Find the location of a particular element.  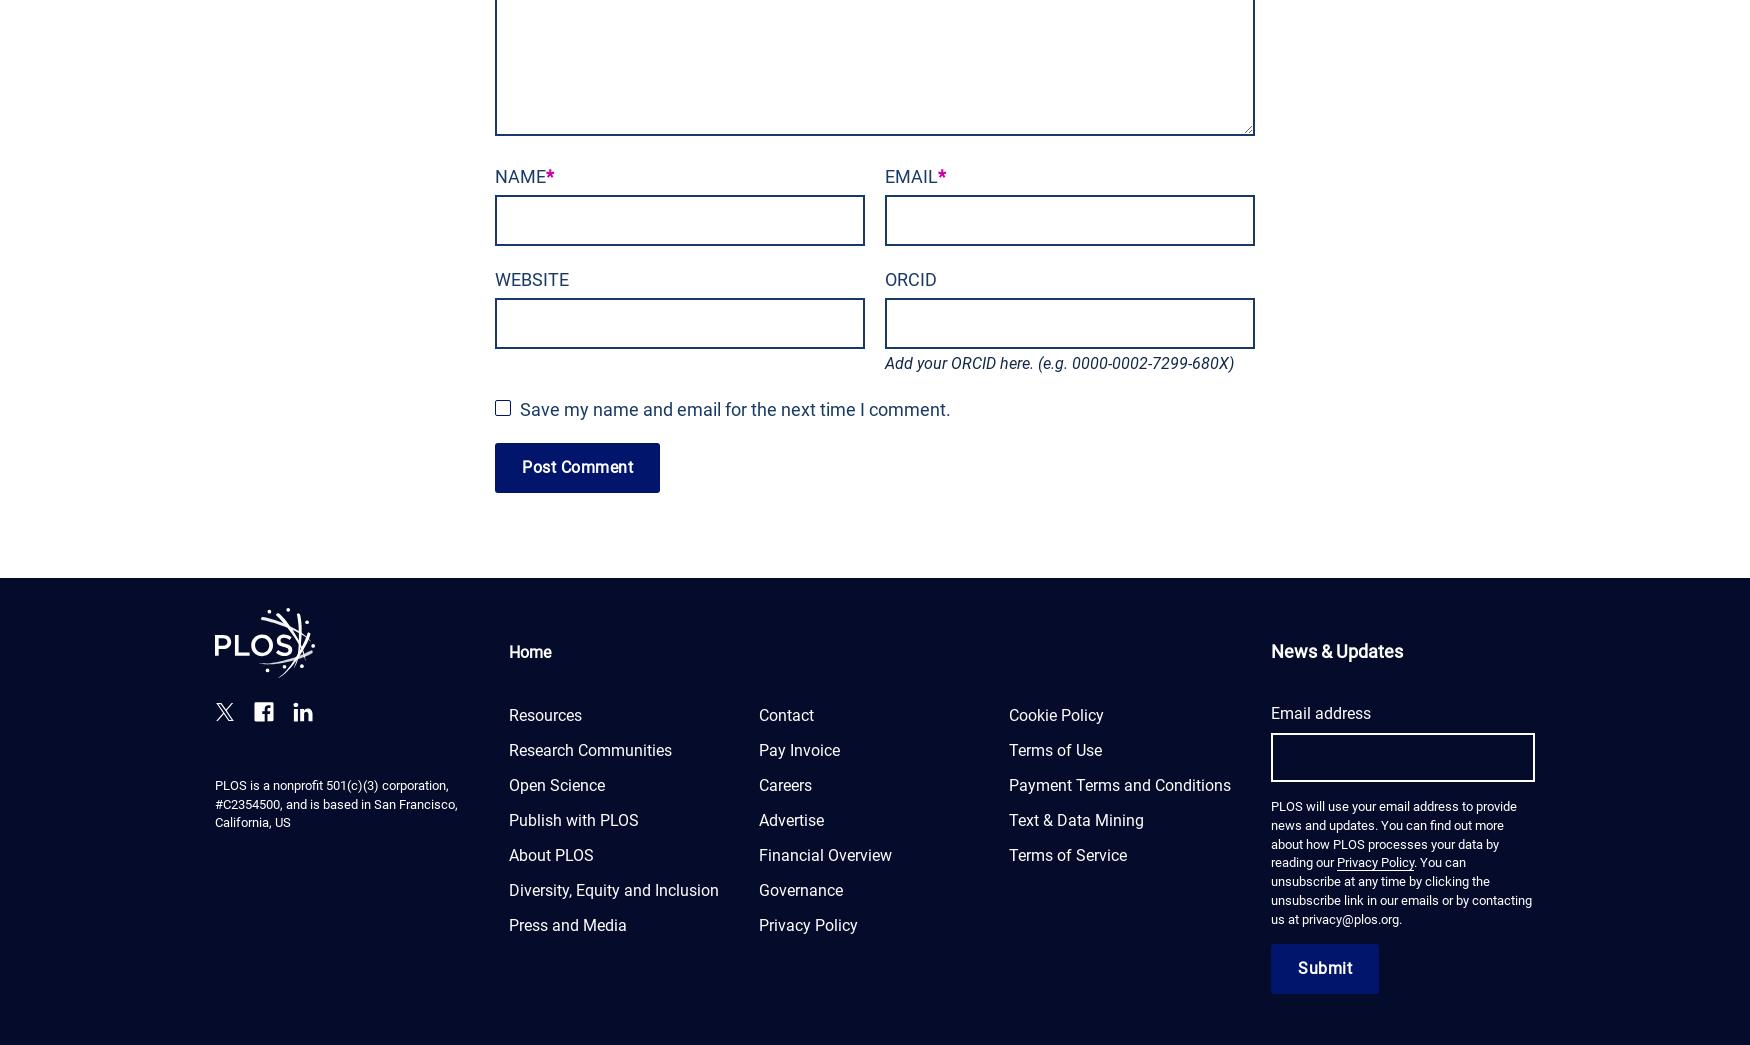

'Text & Data Mining' is located at coordinates (1076, 818).